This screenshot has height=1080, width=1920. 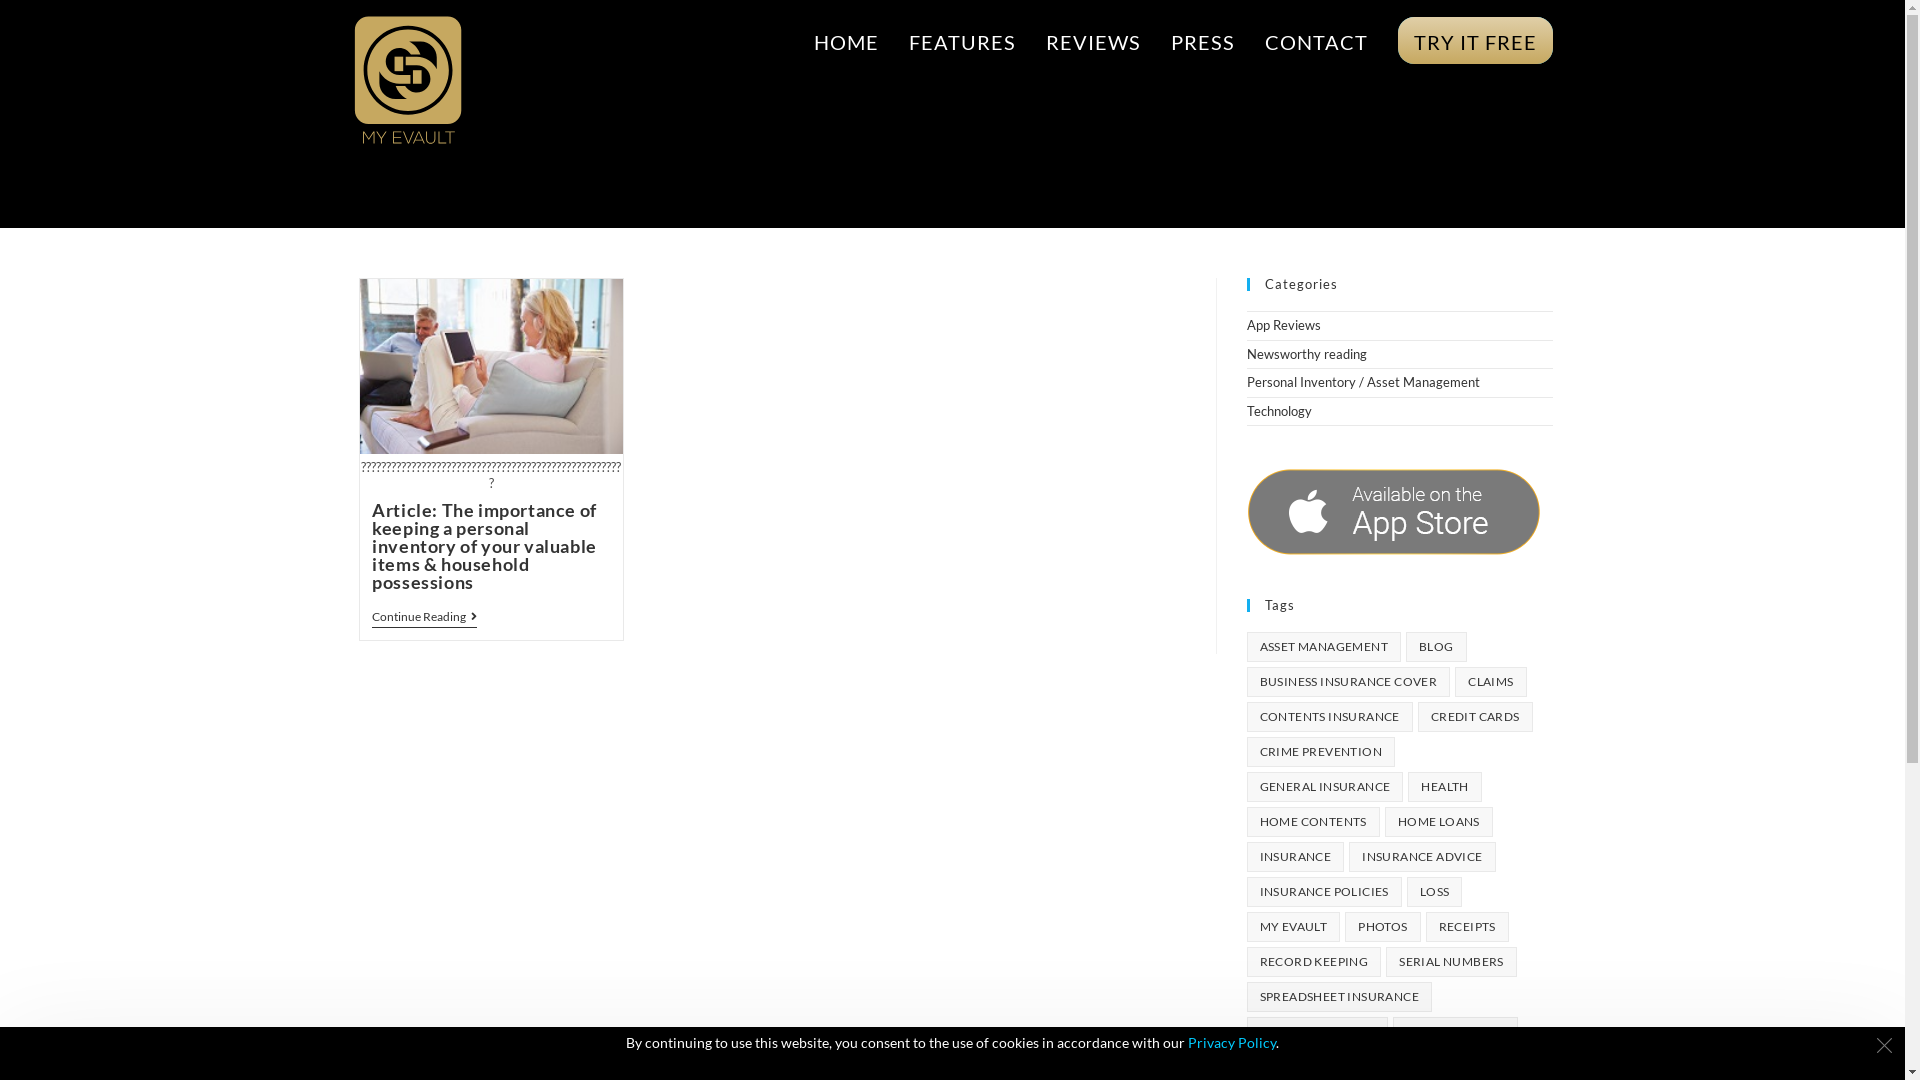 What do you see at coordinates (1292, 926) in the screenshot?
I see `'MY EVAULT'` at bounding box center [1292, 926].